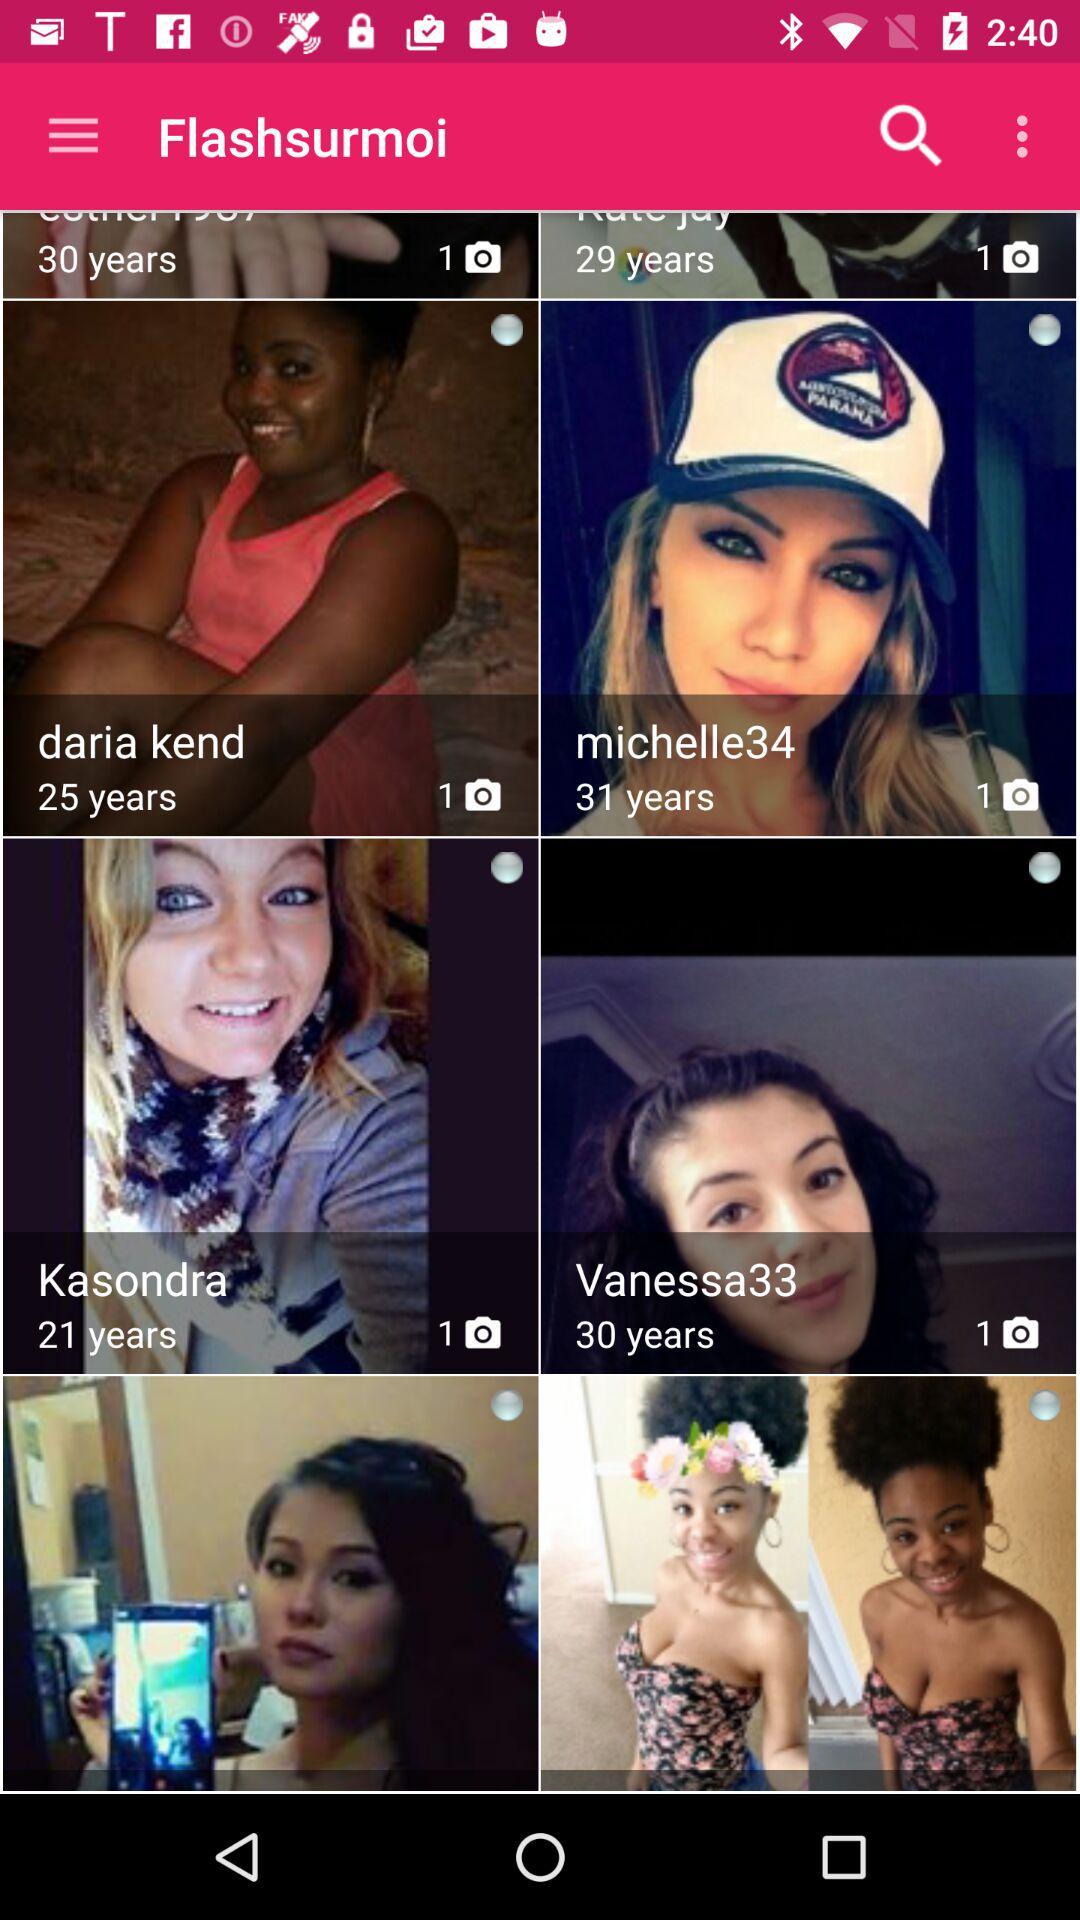  Describe the element at coordinates (72, 135) in the screenshot. I see `icon next to the flashsurmoi item` at that location.